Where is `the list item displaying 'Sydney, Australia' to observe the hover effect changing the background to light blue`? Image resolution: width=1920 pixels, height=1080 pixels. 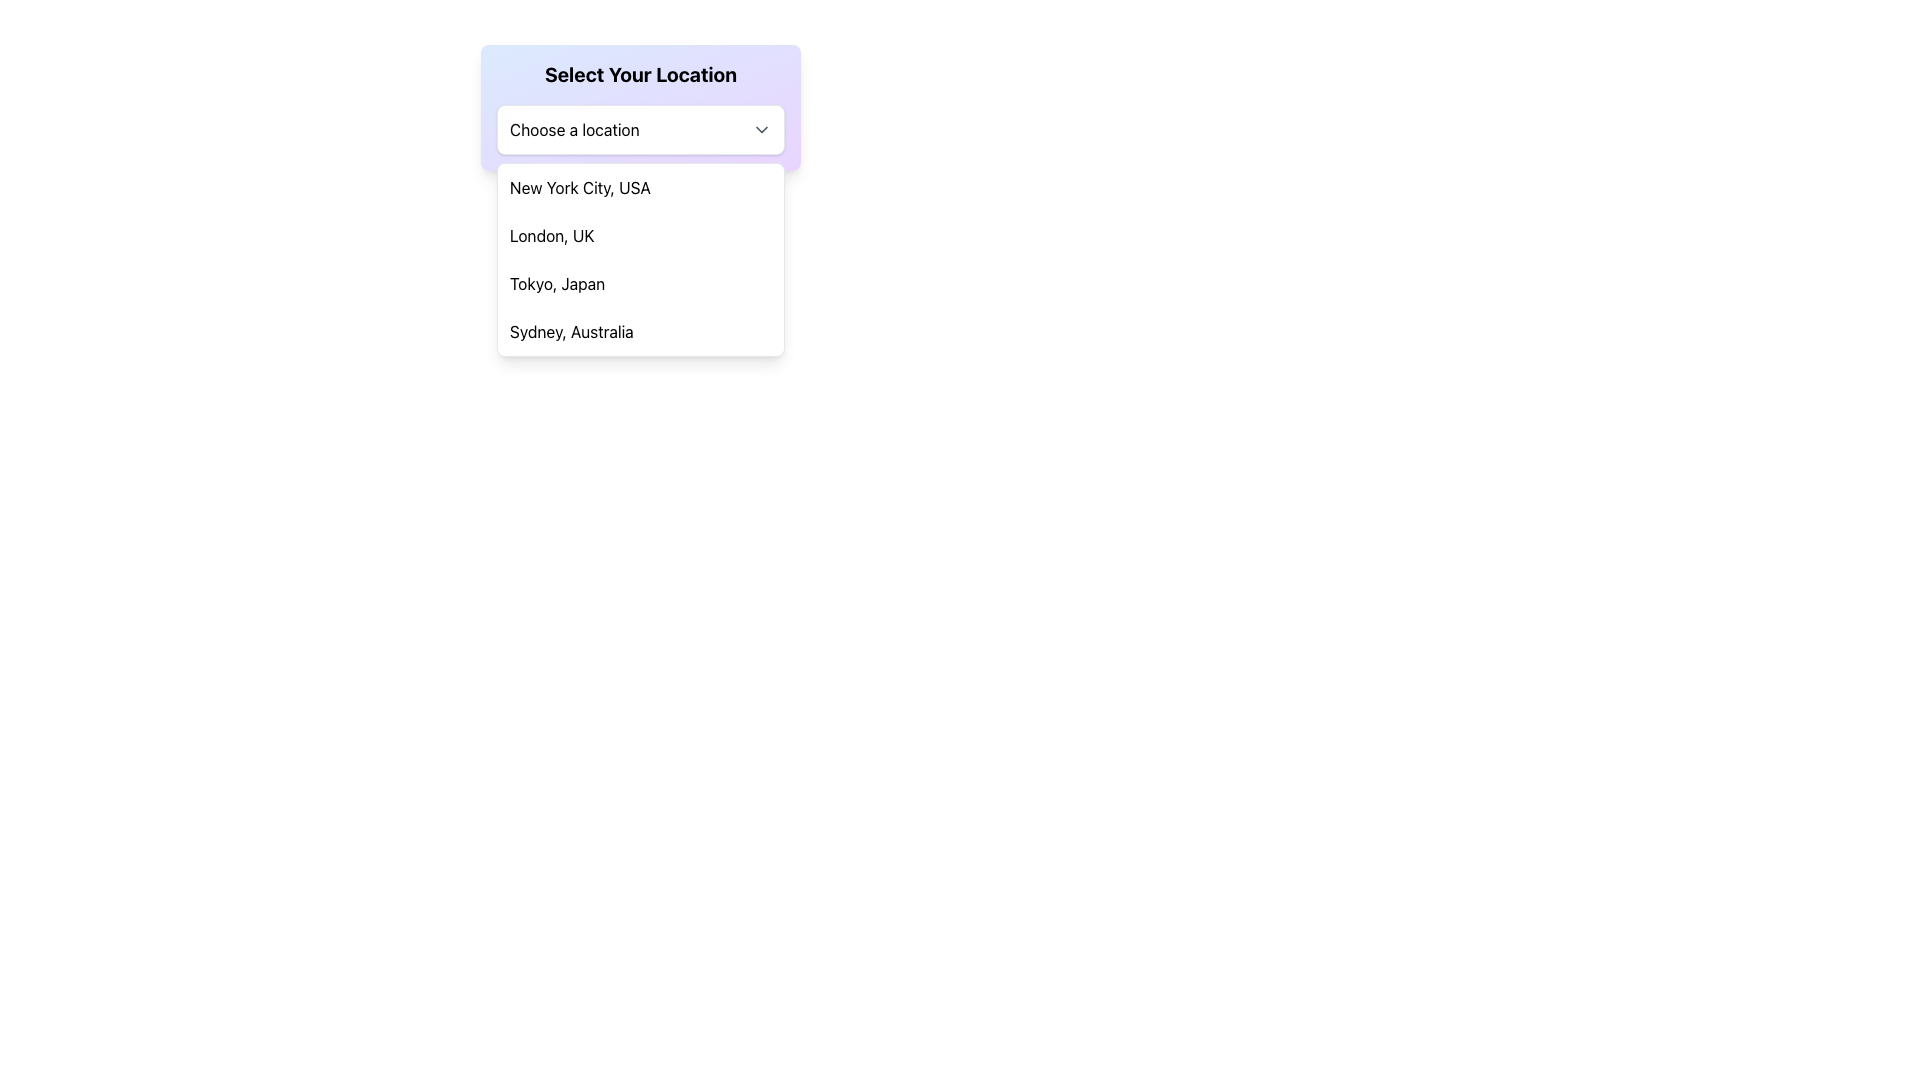 the list item displaying 'Sydney, Australia' to observe the hover effect changing the background to light blue is located at coordinates (641, 330).